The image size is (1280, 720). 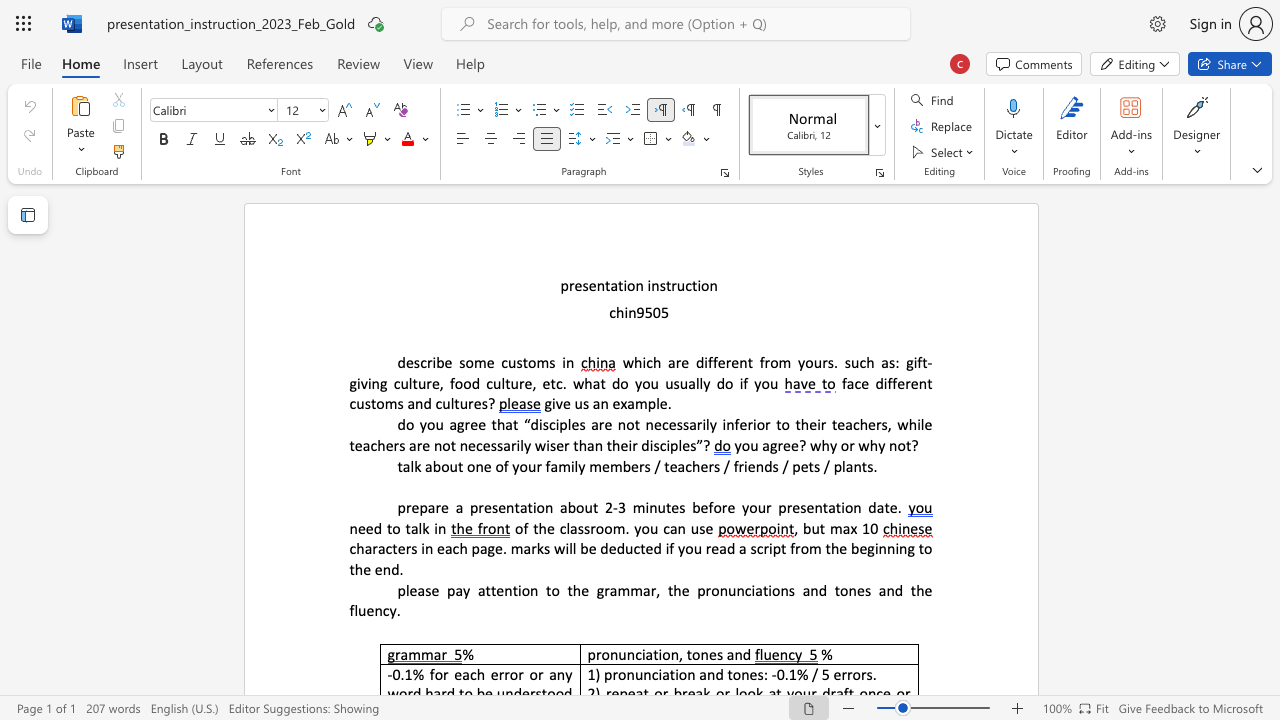 What do you see at coordinates (878, 423) in the screenshot?
I see `the 7th character "r" in the text` at bounding box center [878, 423].